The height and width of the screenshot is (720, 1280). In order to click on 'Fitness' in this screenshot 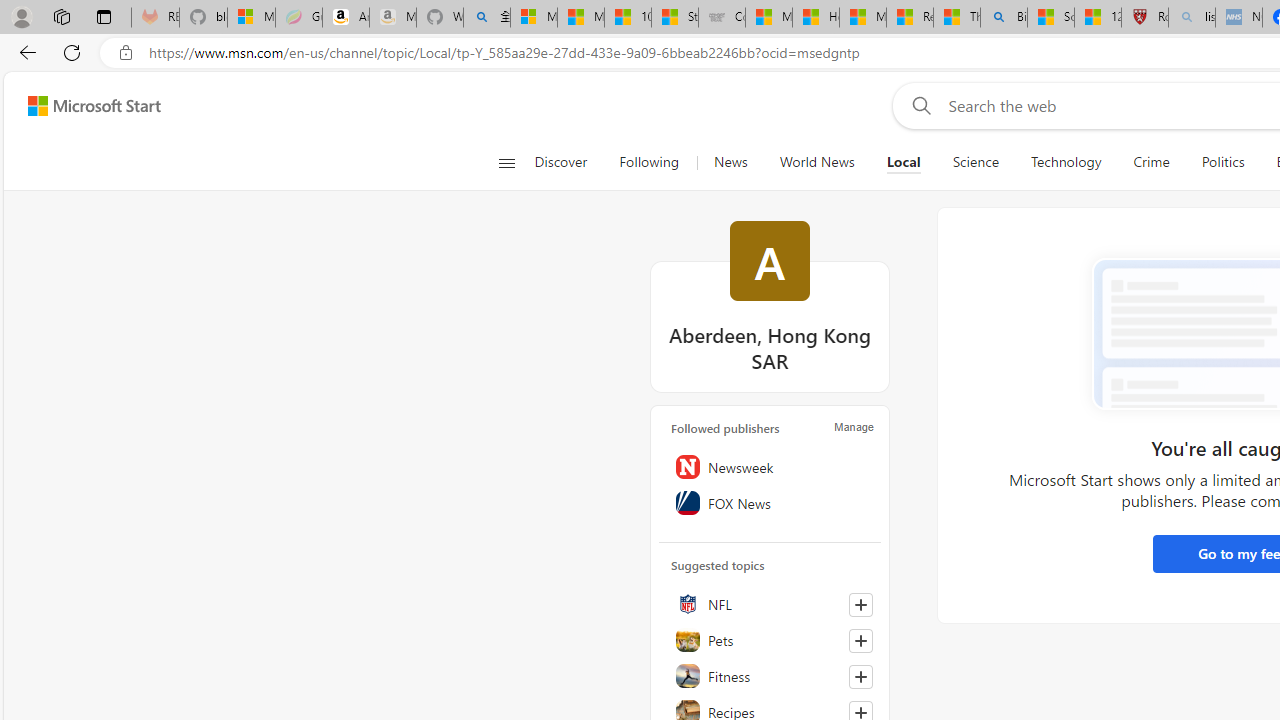, I will do `click(769, 675)`.